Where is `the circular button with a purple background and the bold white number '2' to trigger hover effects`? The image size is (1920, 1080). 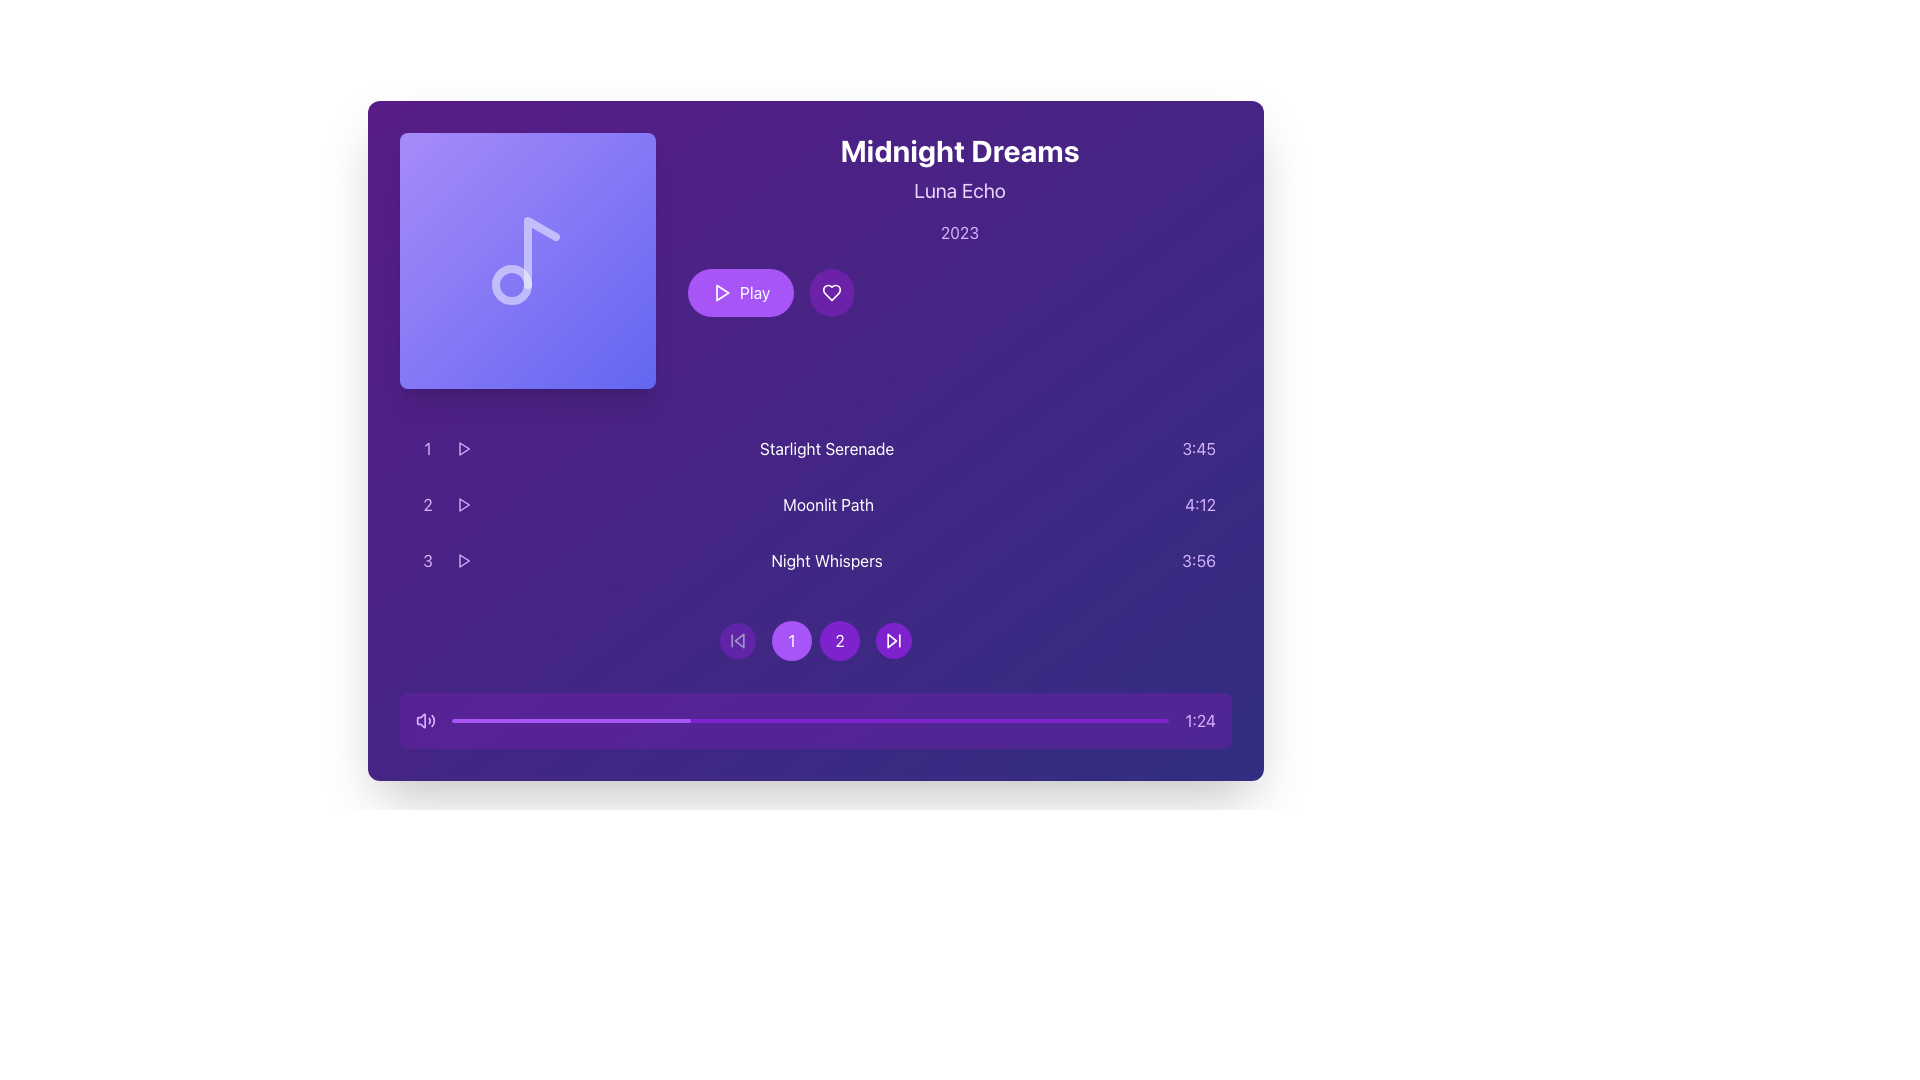
the circular button with a purple background and the bold white number '2' to trigger hover effects is located at coordinates (840, 640).